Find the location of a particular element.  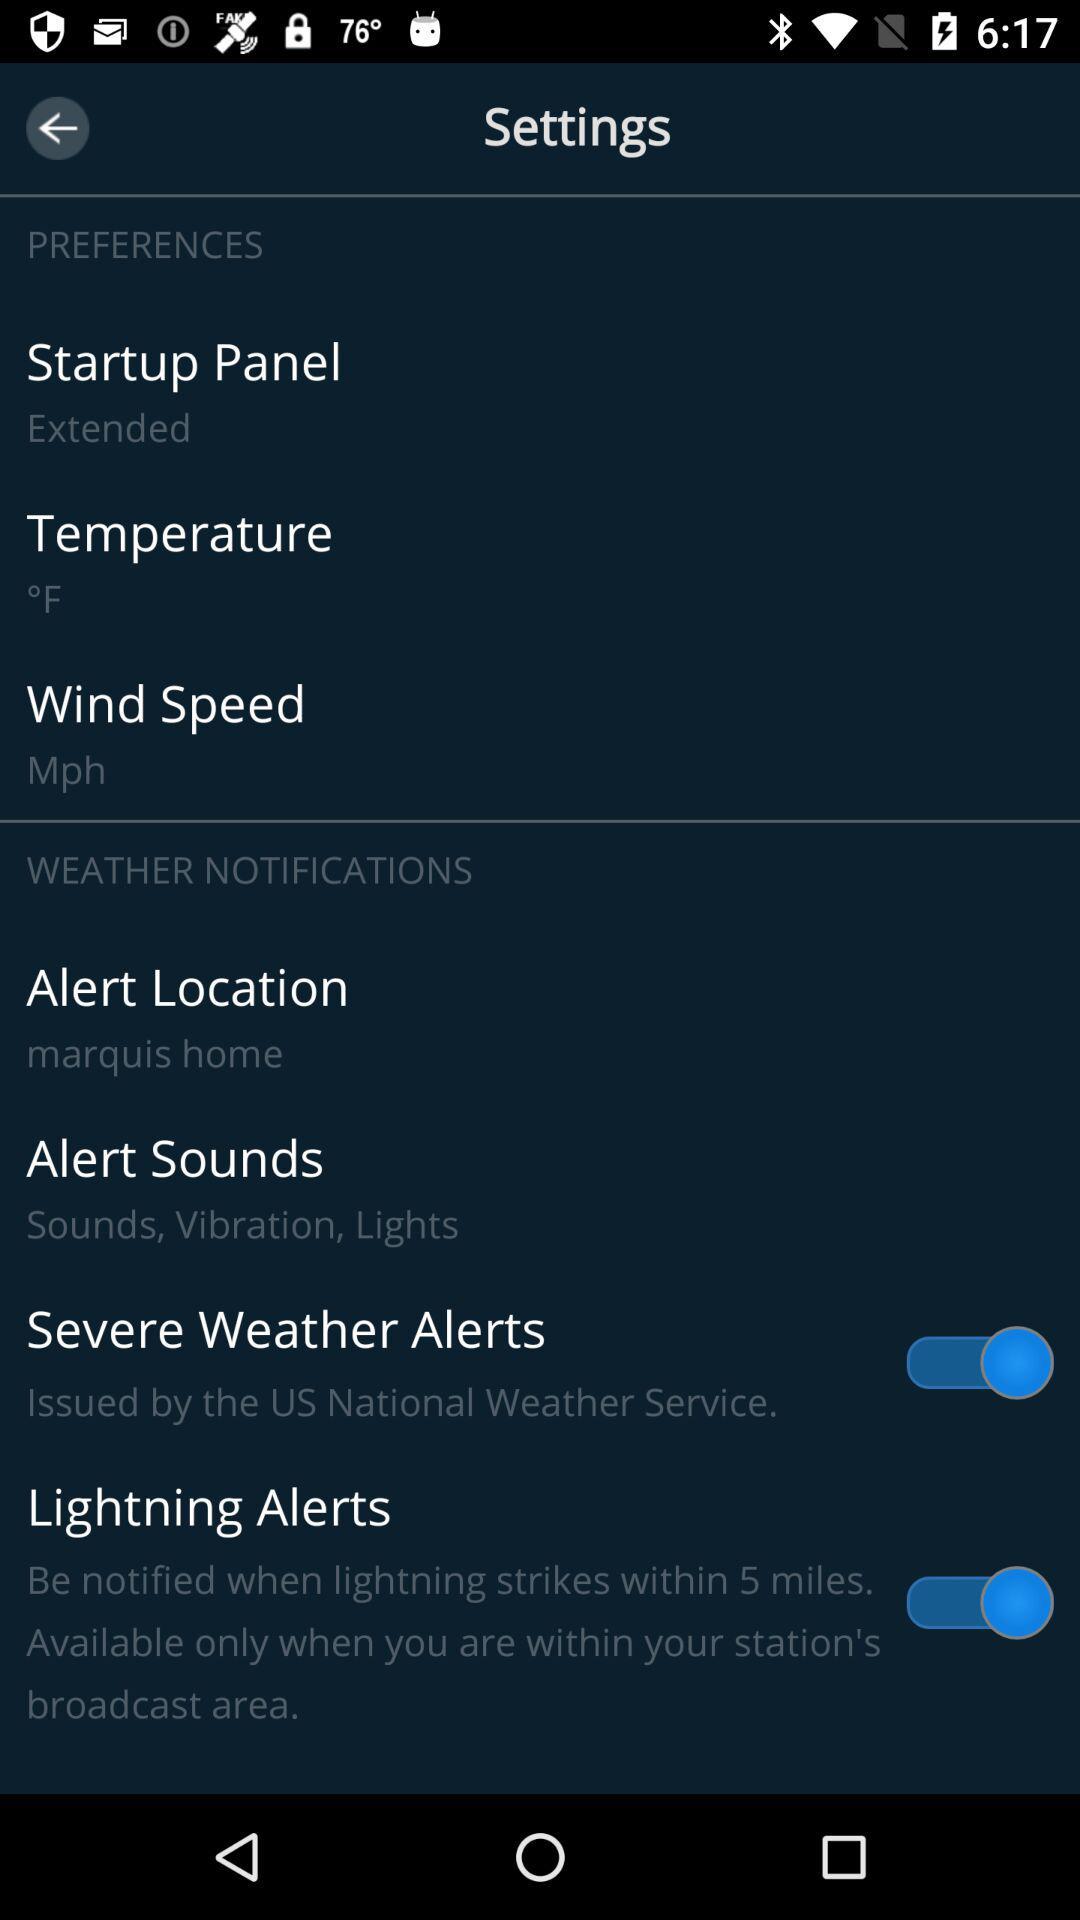

the arrow_backward icon is located at coordinates (56, 127).